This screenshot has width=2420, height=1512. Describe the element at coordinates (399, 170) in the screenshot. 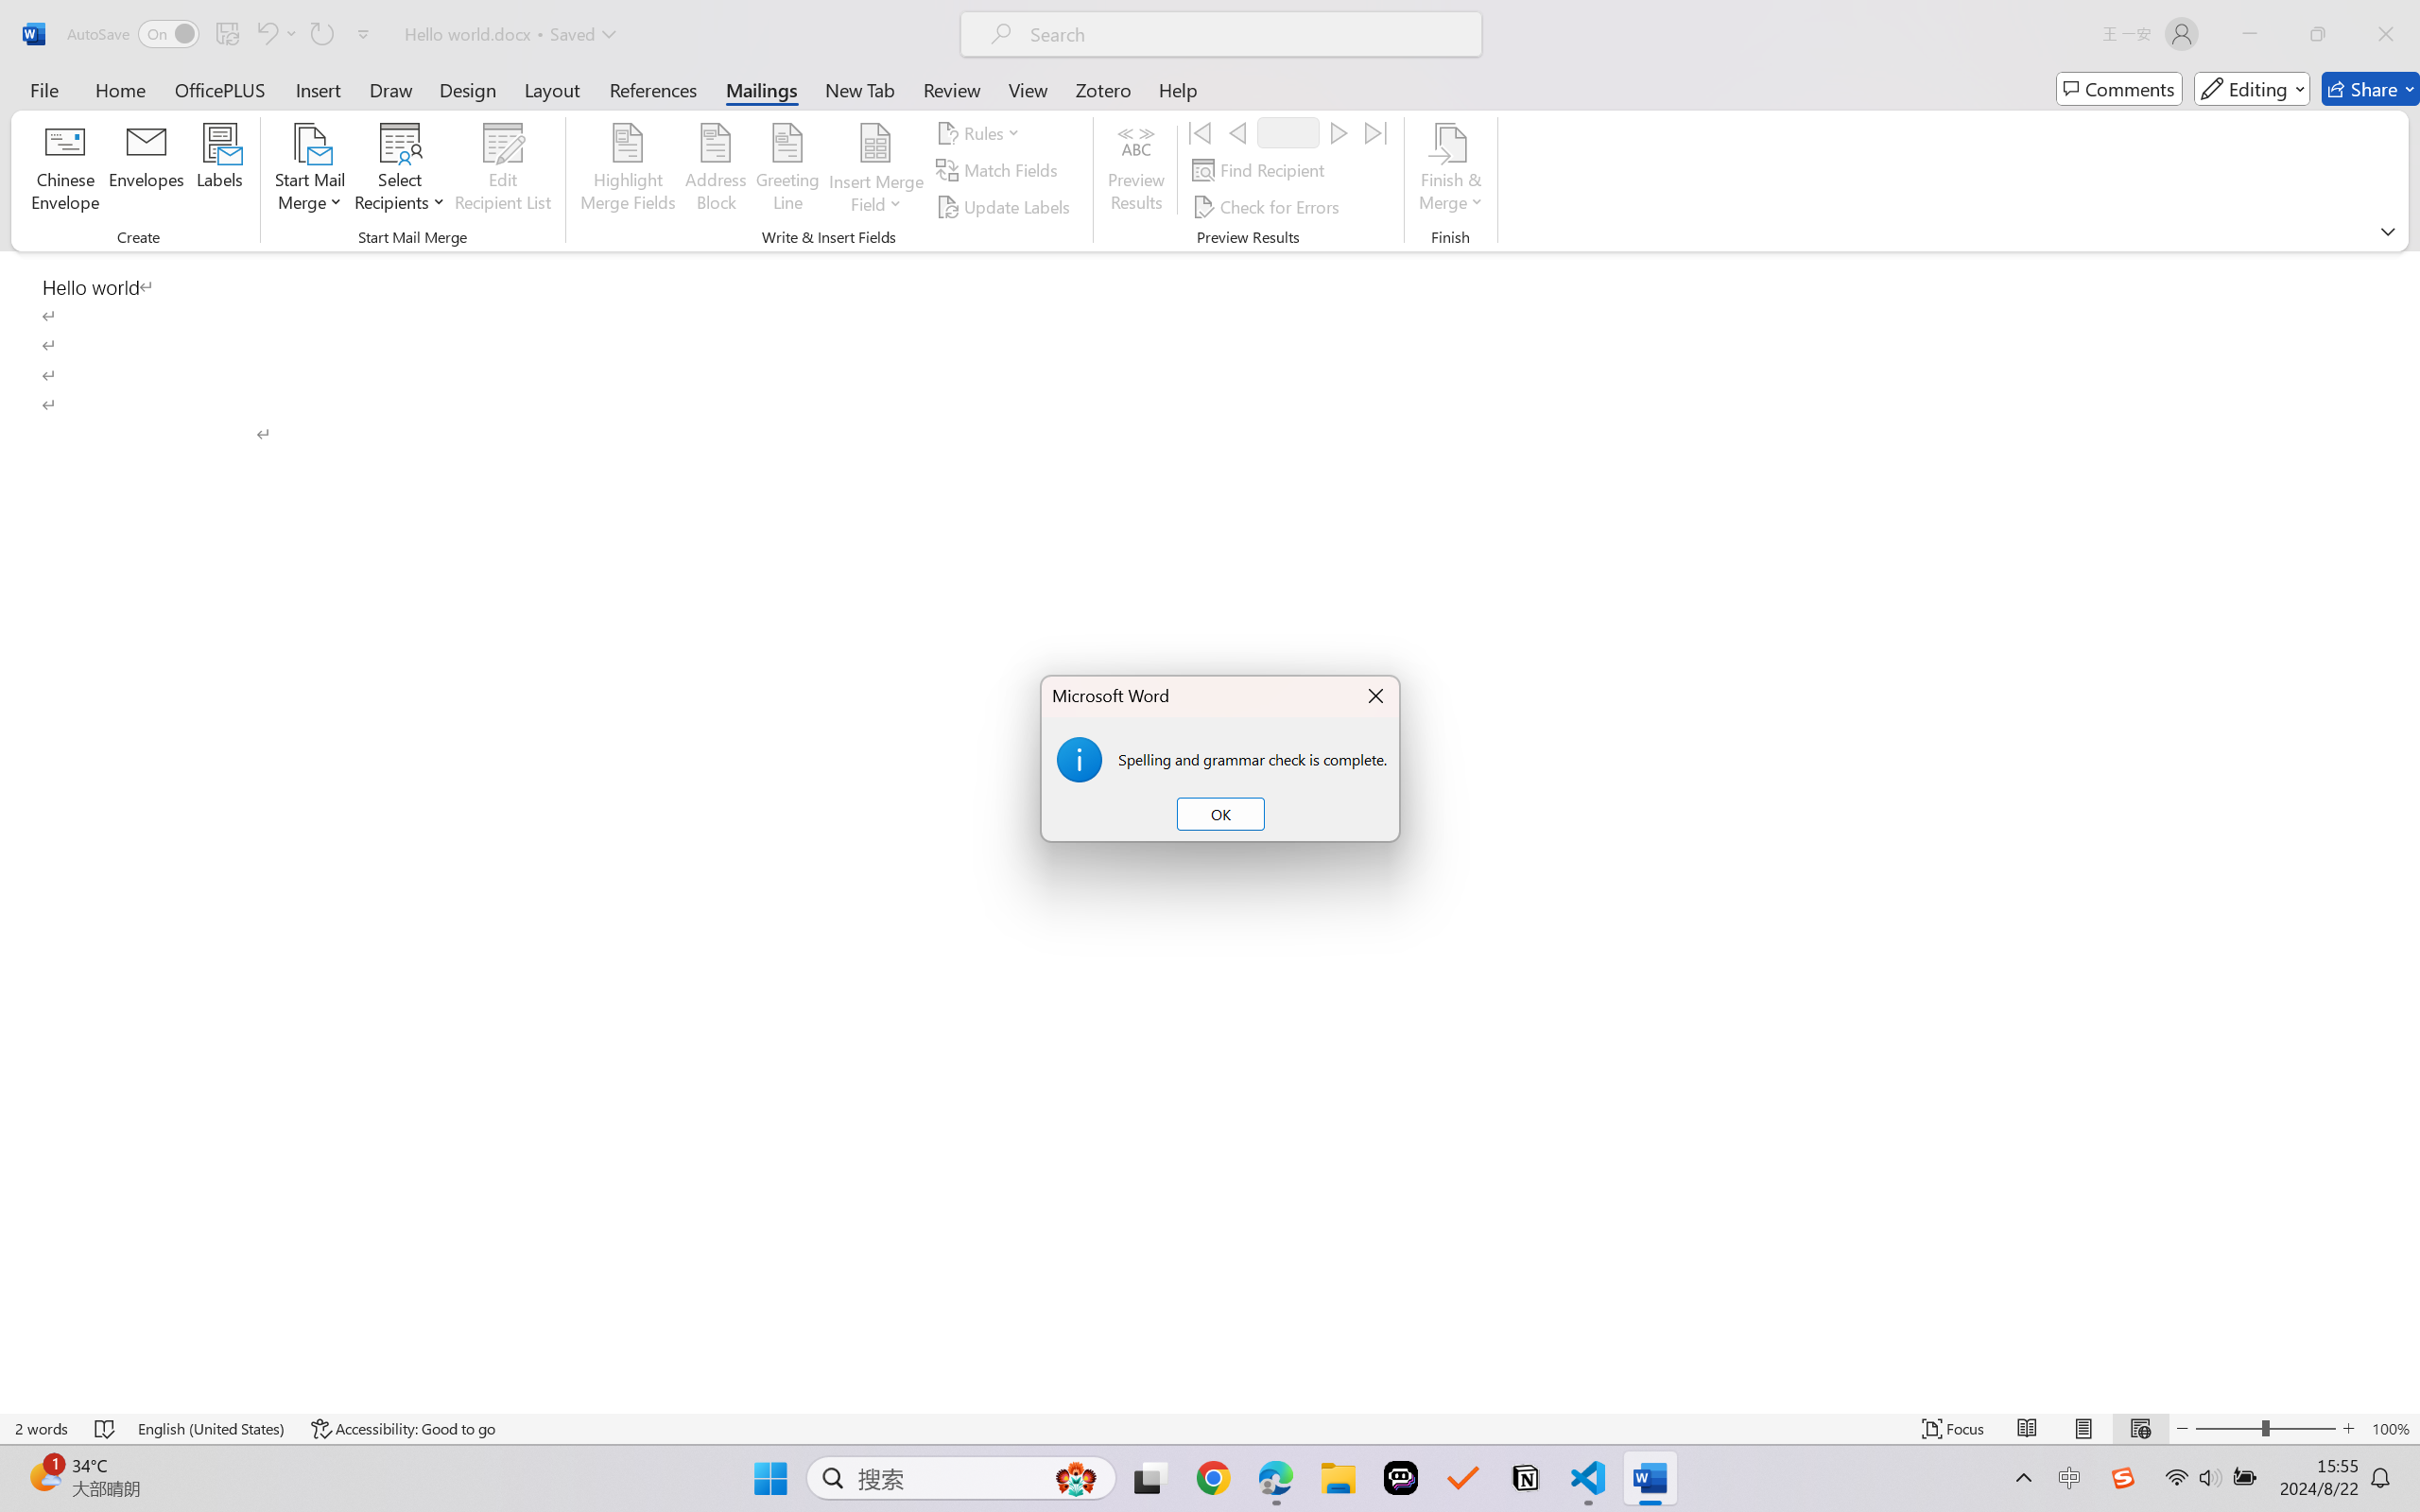

I see `'Select Recipients'` at that location.